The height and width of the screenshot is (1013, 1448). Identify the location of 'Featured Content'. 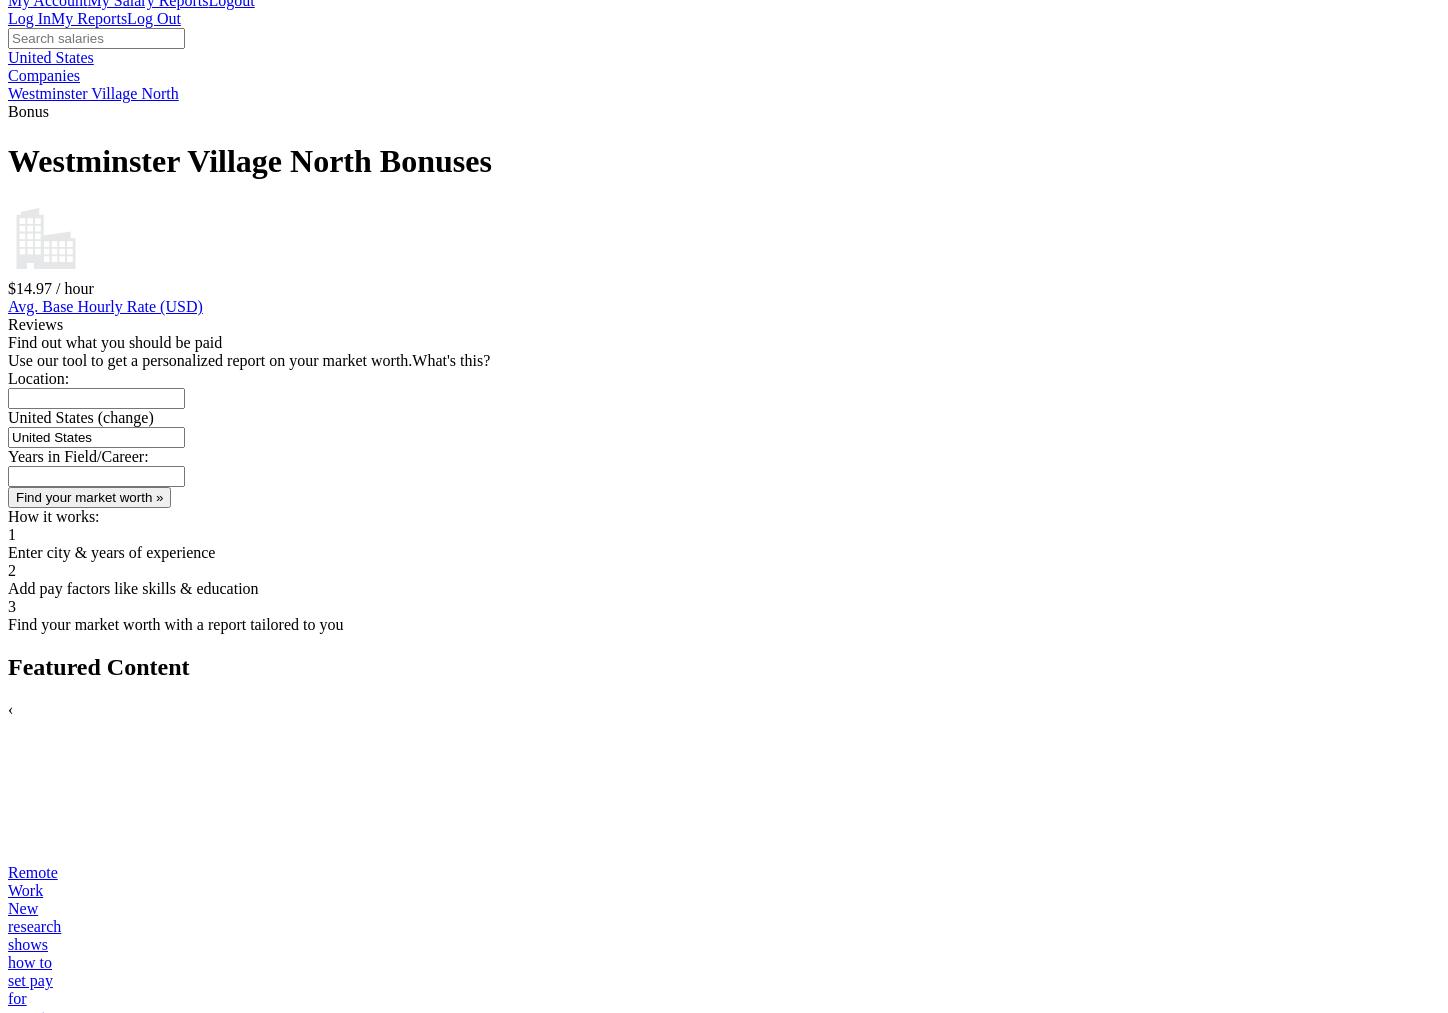
(97, 665).